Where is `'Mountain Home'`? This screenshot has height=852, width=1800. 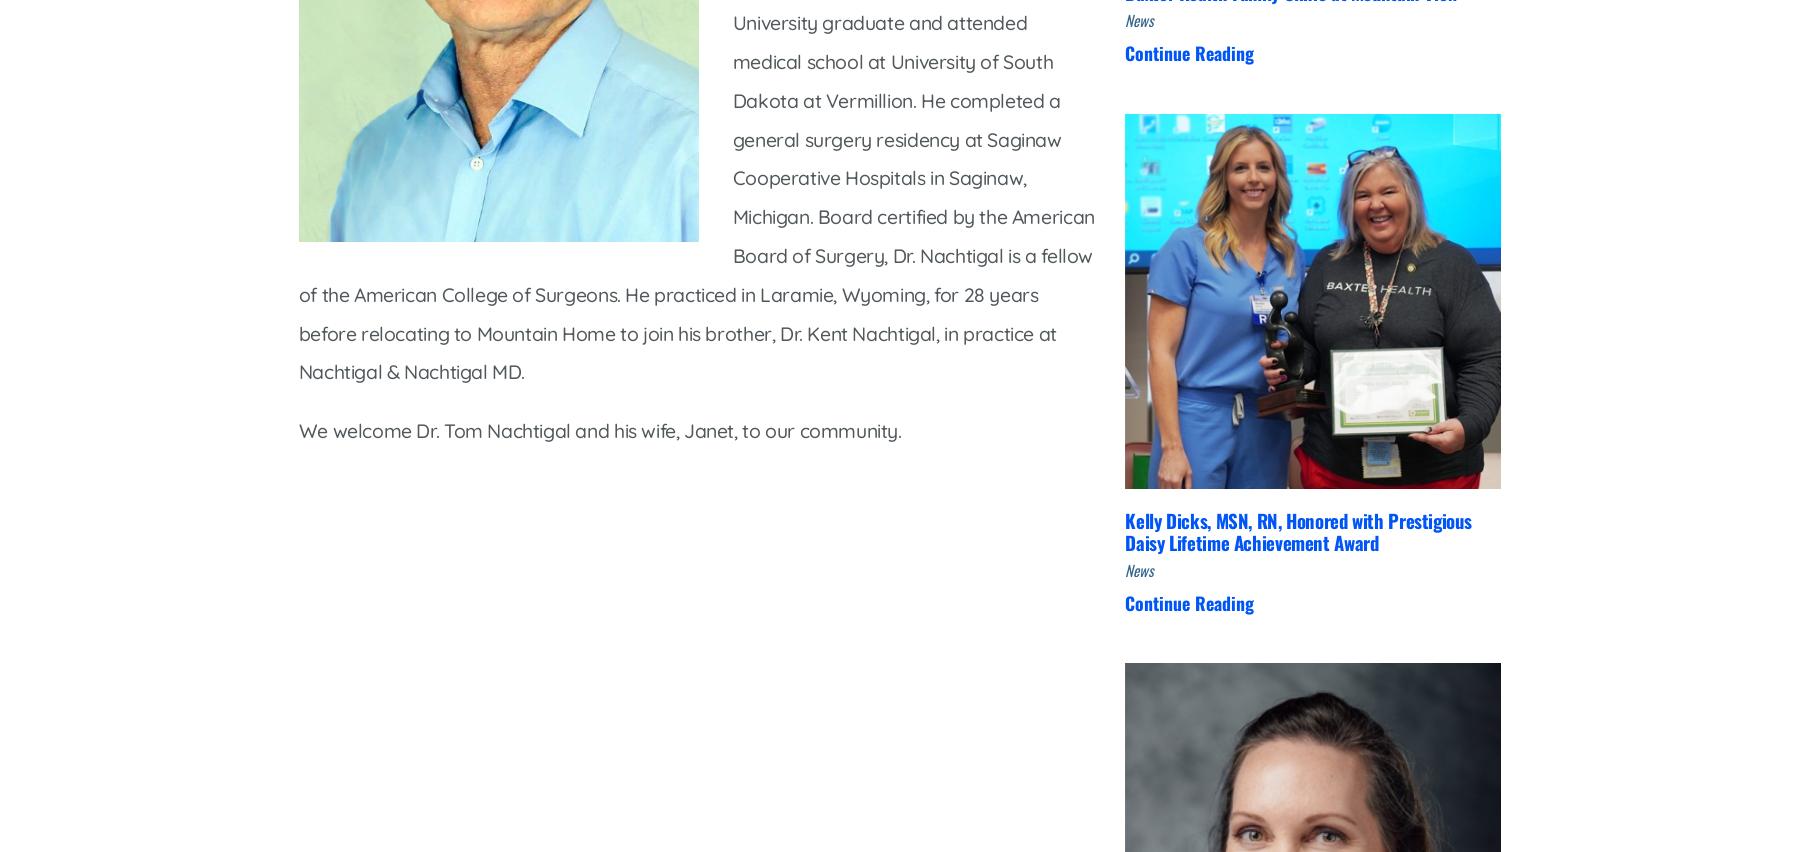
'Mountain Home' is located at coordinates (601, 352).